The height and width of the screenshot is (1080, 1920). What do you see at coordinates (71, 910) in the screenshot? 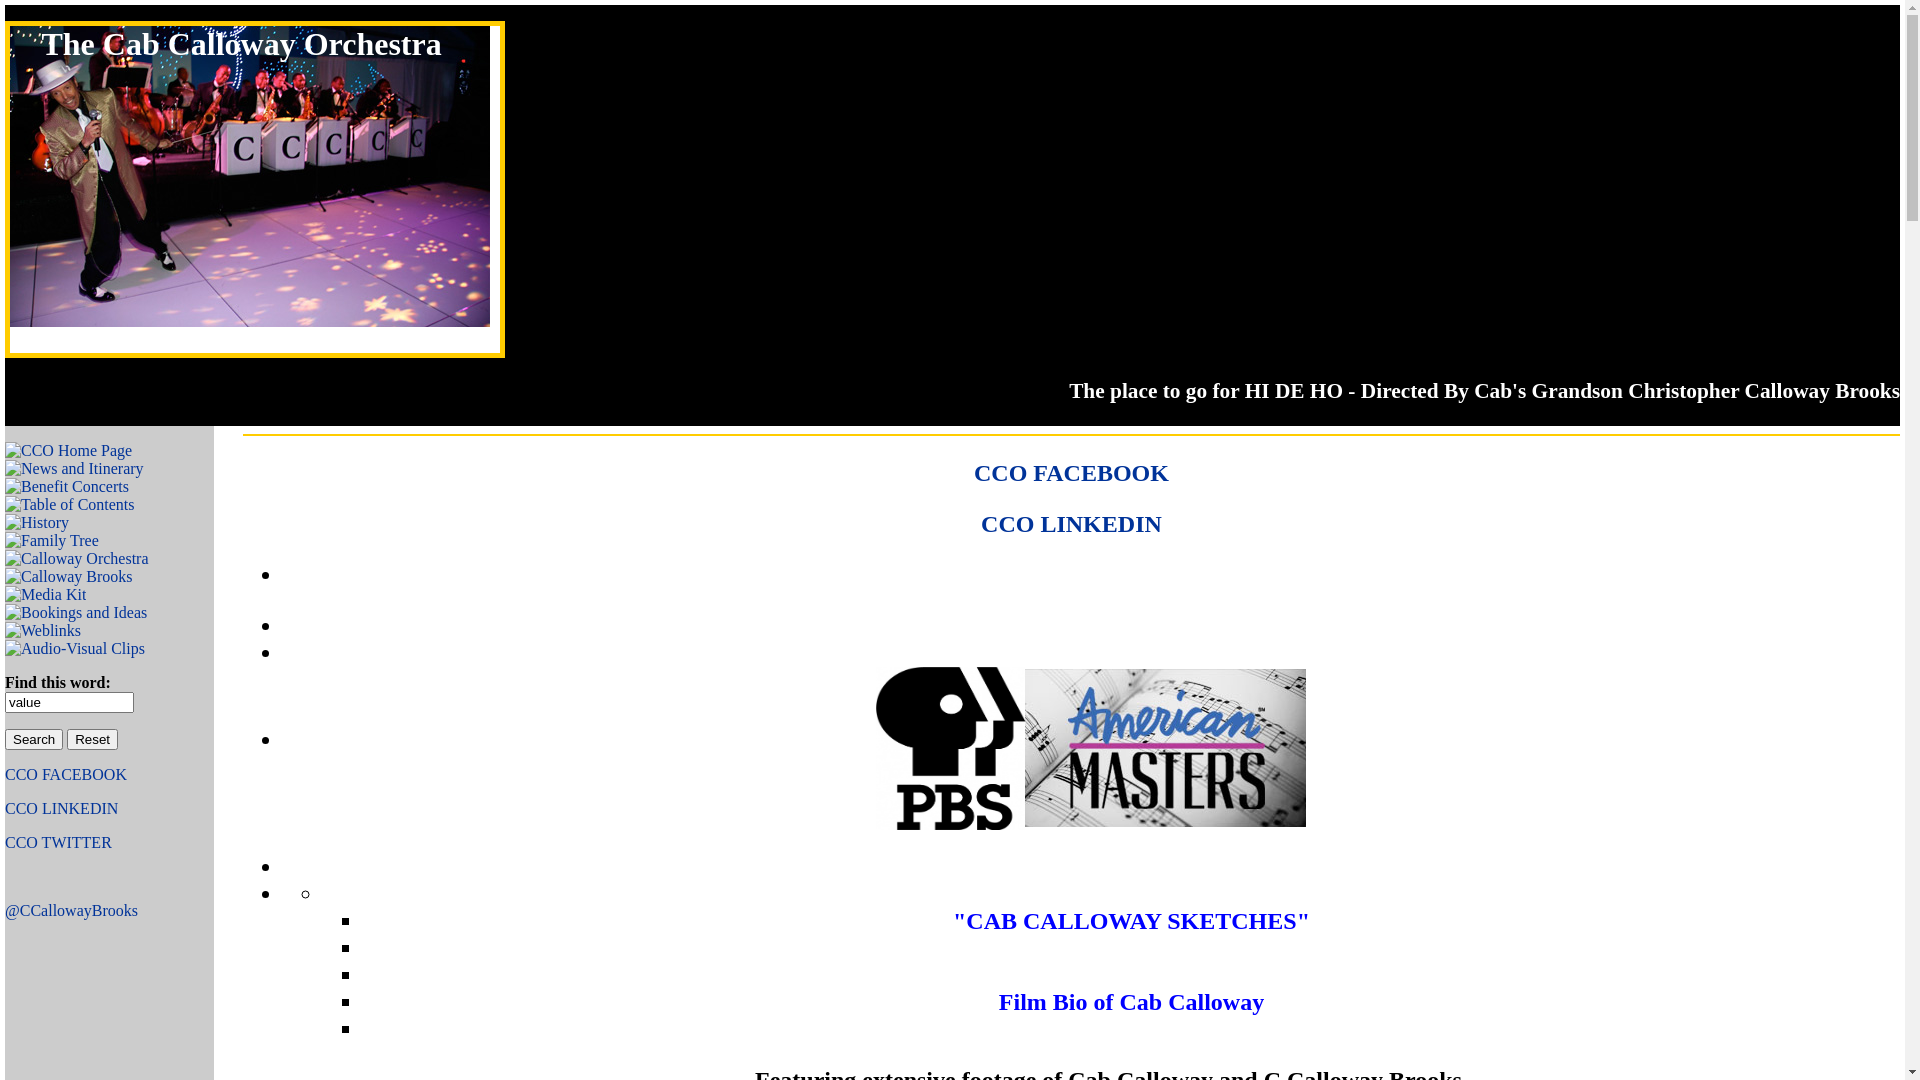
I see `'@CCallowayBrooks'` at bounding box center [71, 910].